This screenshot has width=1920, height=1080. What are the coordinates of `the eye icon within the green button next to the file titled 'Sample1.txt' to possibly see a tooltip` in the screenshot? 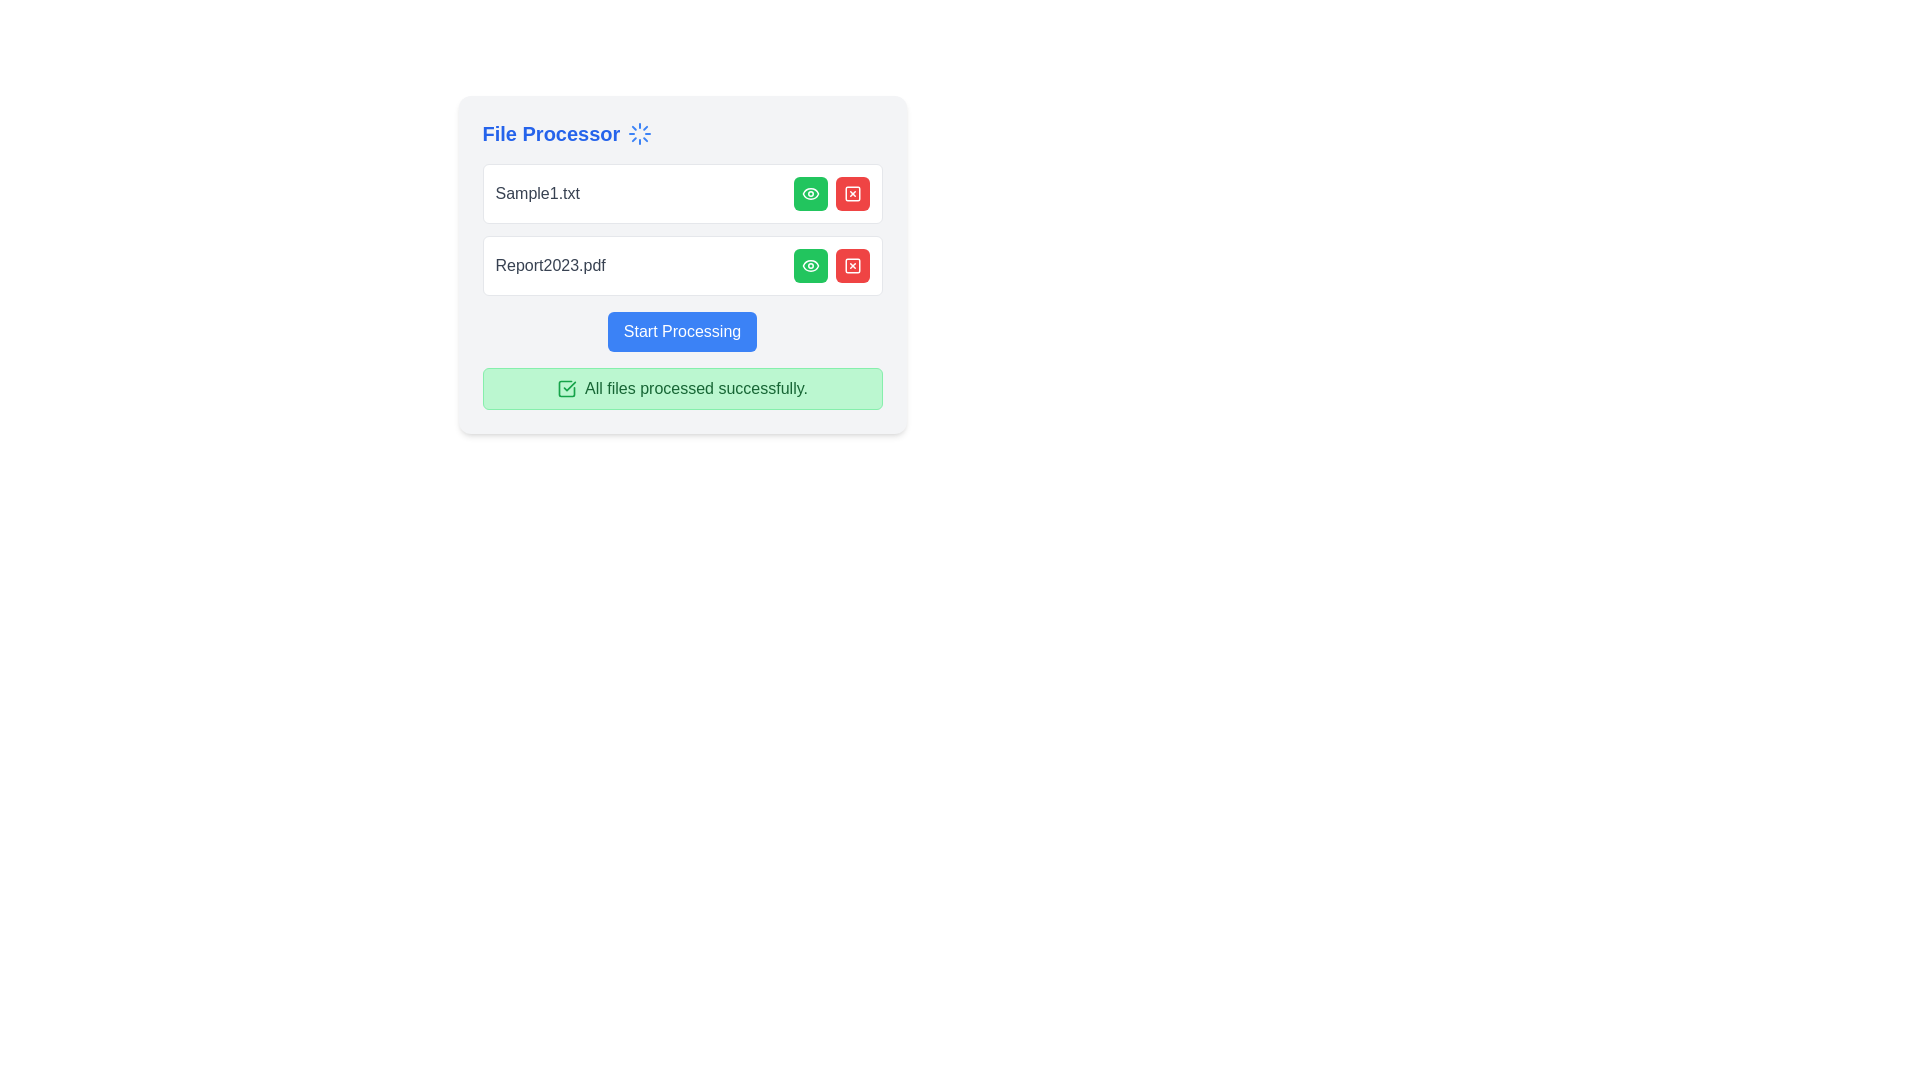 It's located at (810, 265).